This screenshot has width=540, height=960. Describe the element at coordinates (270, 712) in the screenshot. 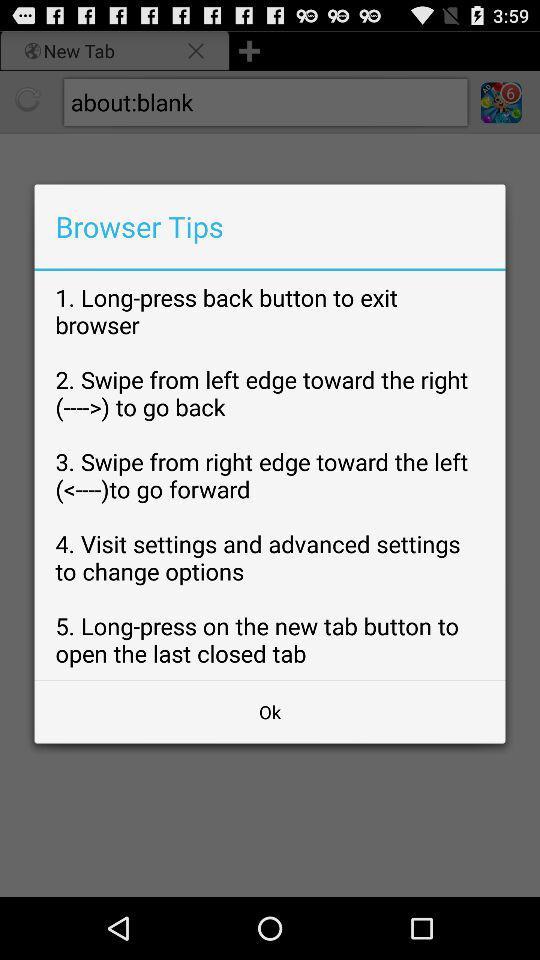

I see `the icon below the 1 long press` at that location.